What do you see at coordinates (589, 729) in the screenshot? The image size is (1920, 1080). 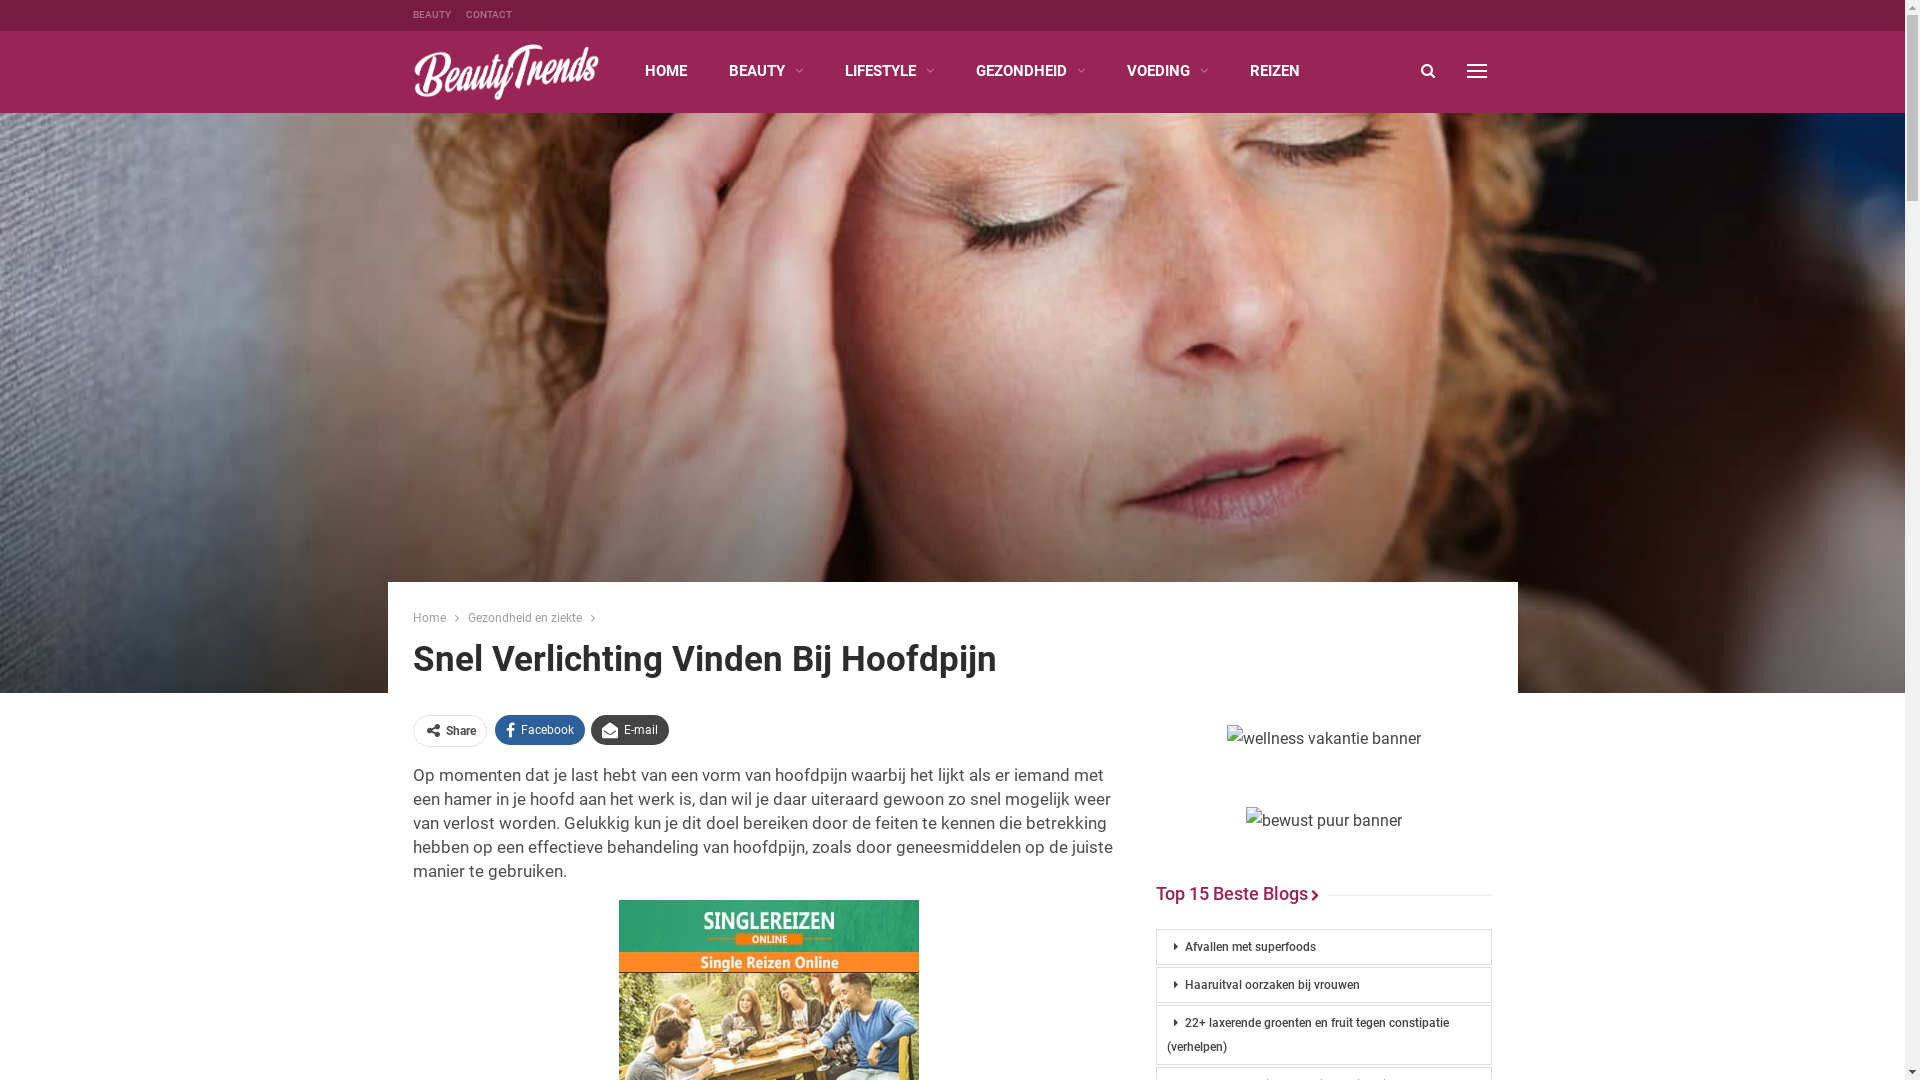 I see `'E-mail'` at bounding box center [589, 729].